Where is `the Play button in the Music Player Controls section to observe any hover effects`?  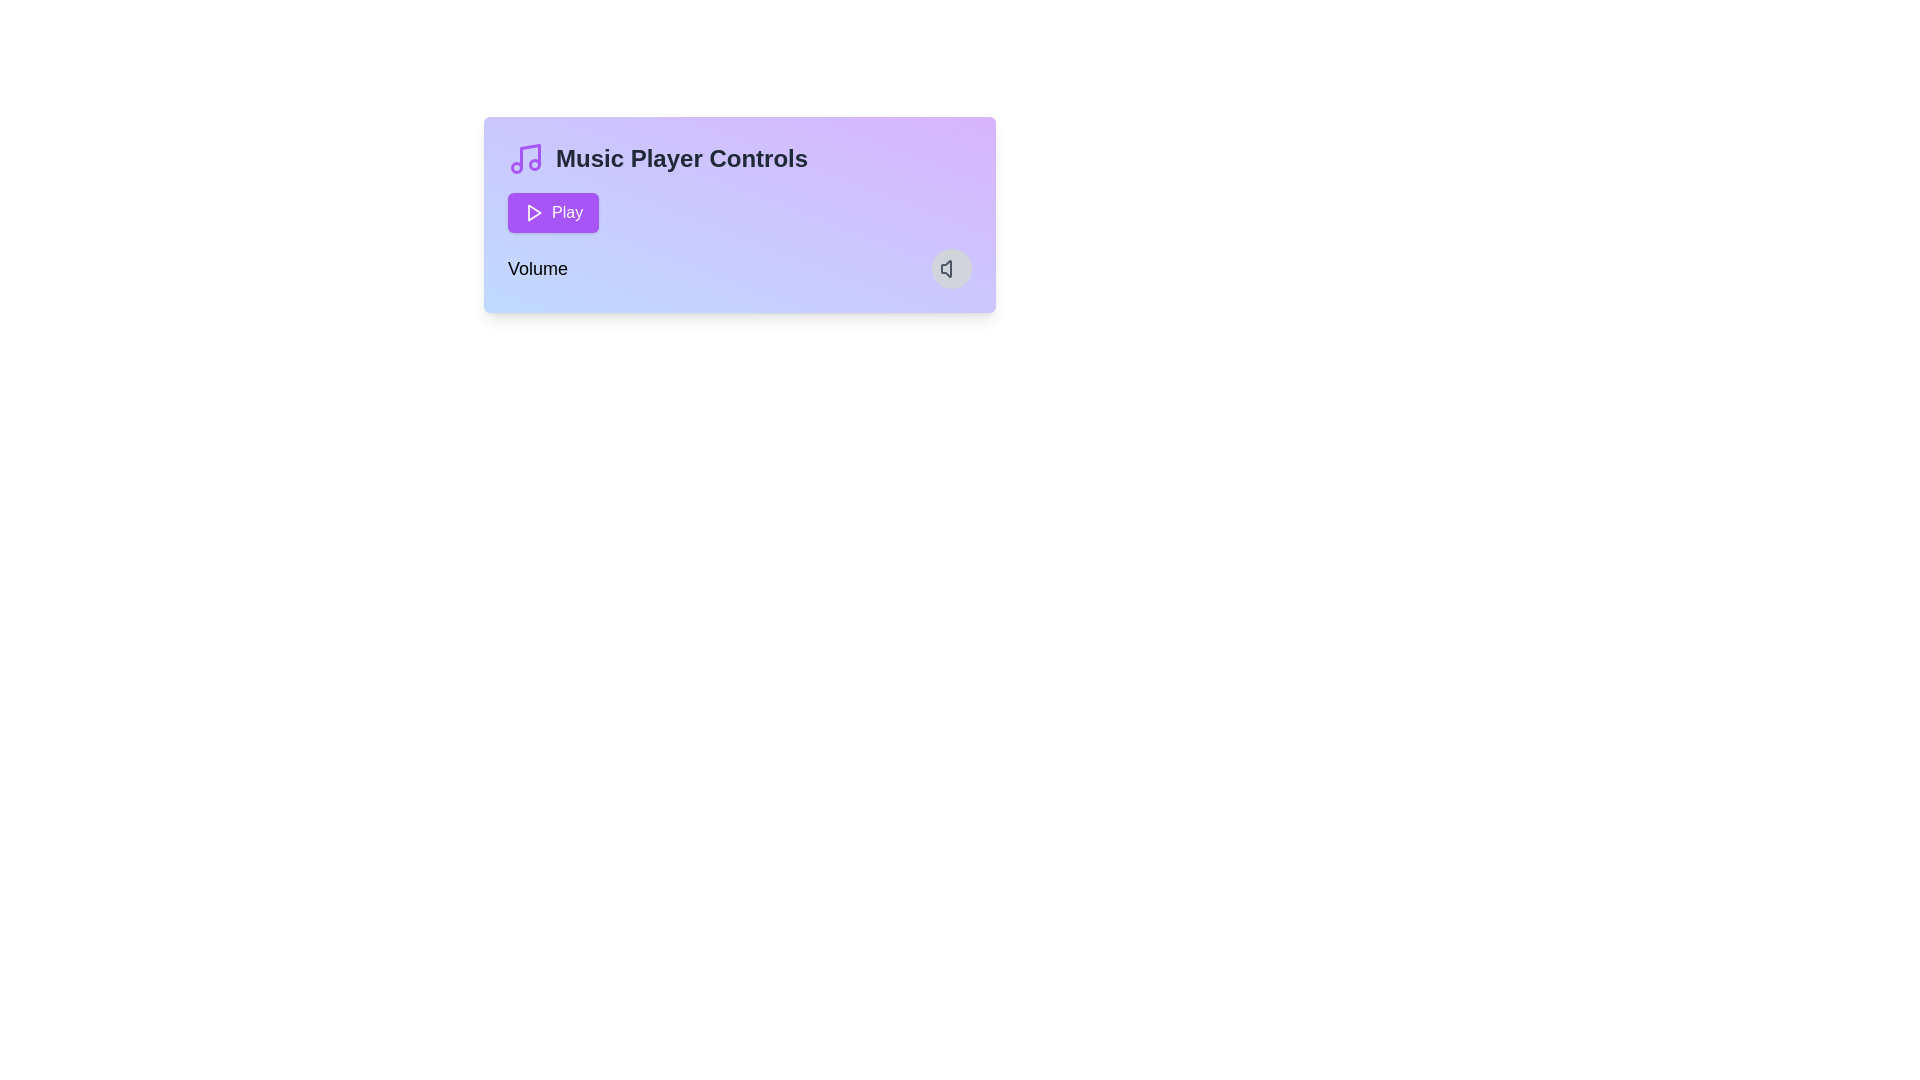
the Play button in the Music Player Controls section to observe any hover effects is located at coordinates (738, 212).